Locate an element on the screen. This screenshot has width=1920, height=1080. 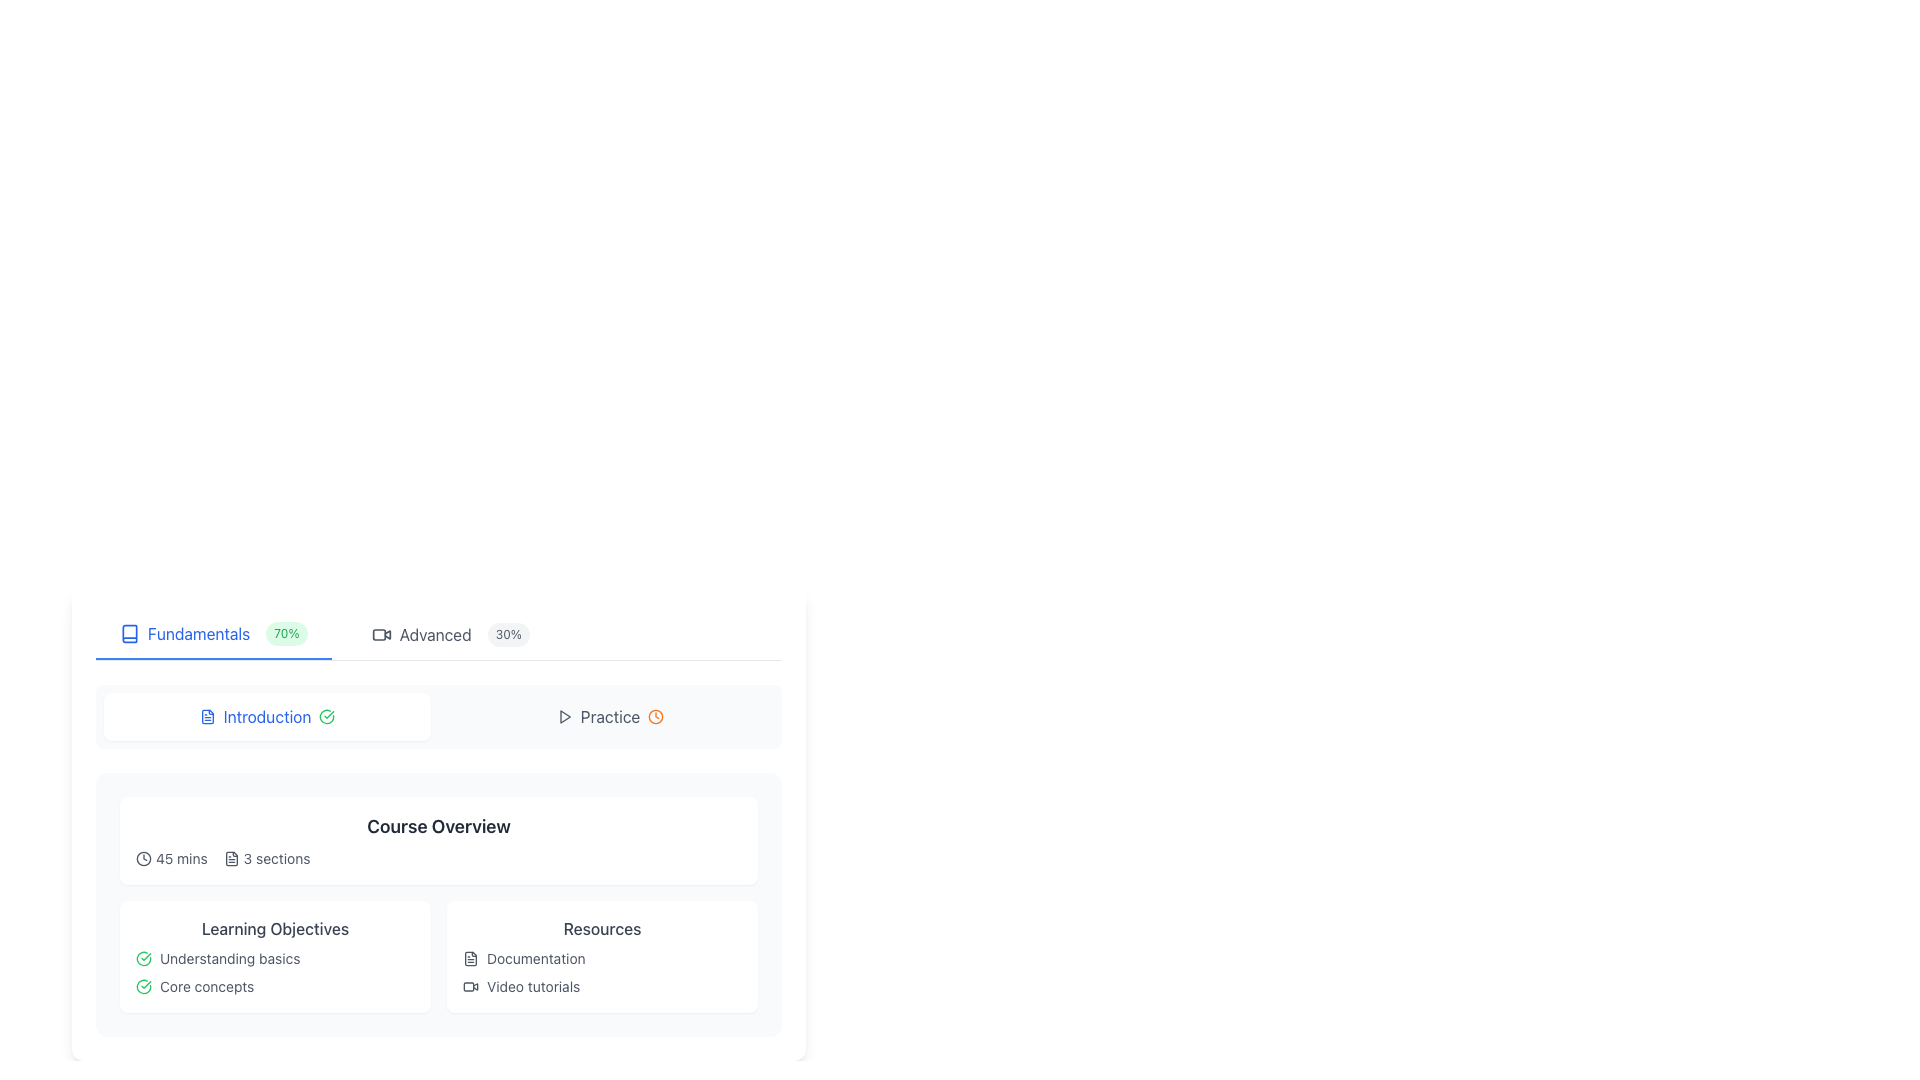
the textual label representing a completed learning objective in the course interface, which is the first item under the 'Learning Objectives' section is located at coordinates (230, 958).